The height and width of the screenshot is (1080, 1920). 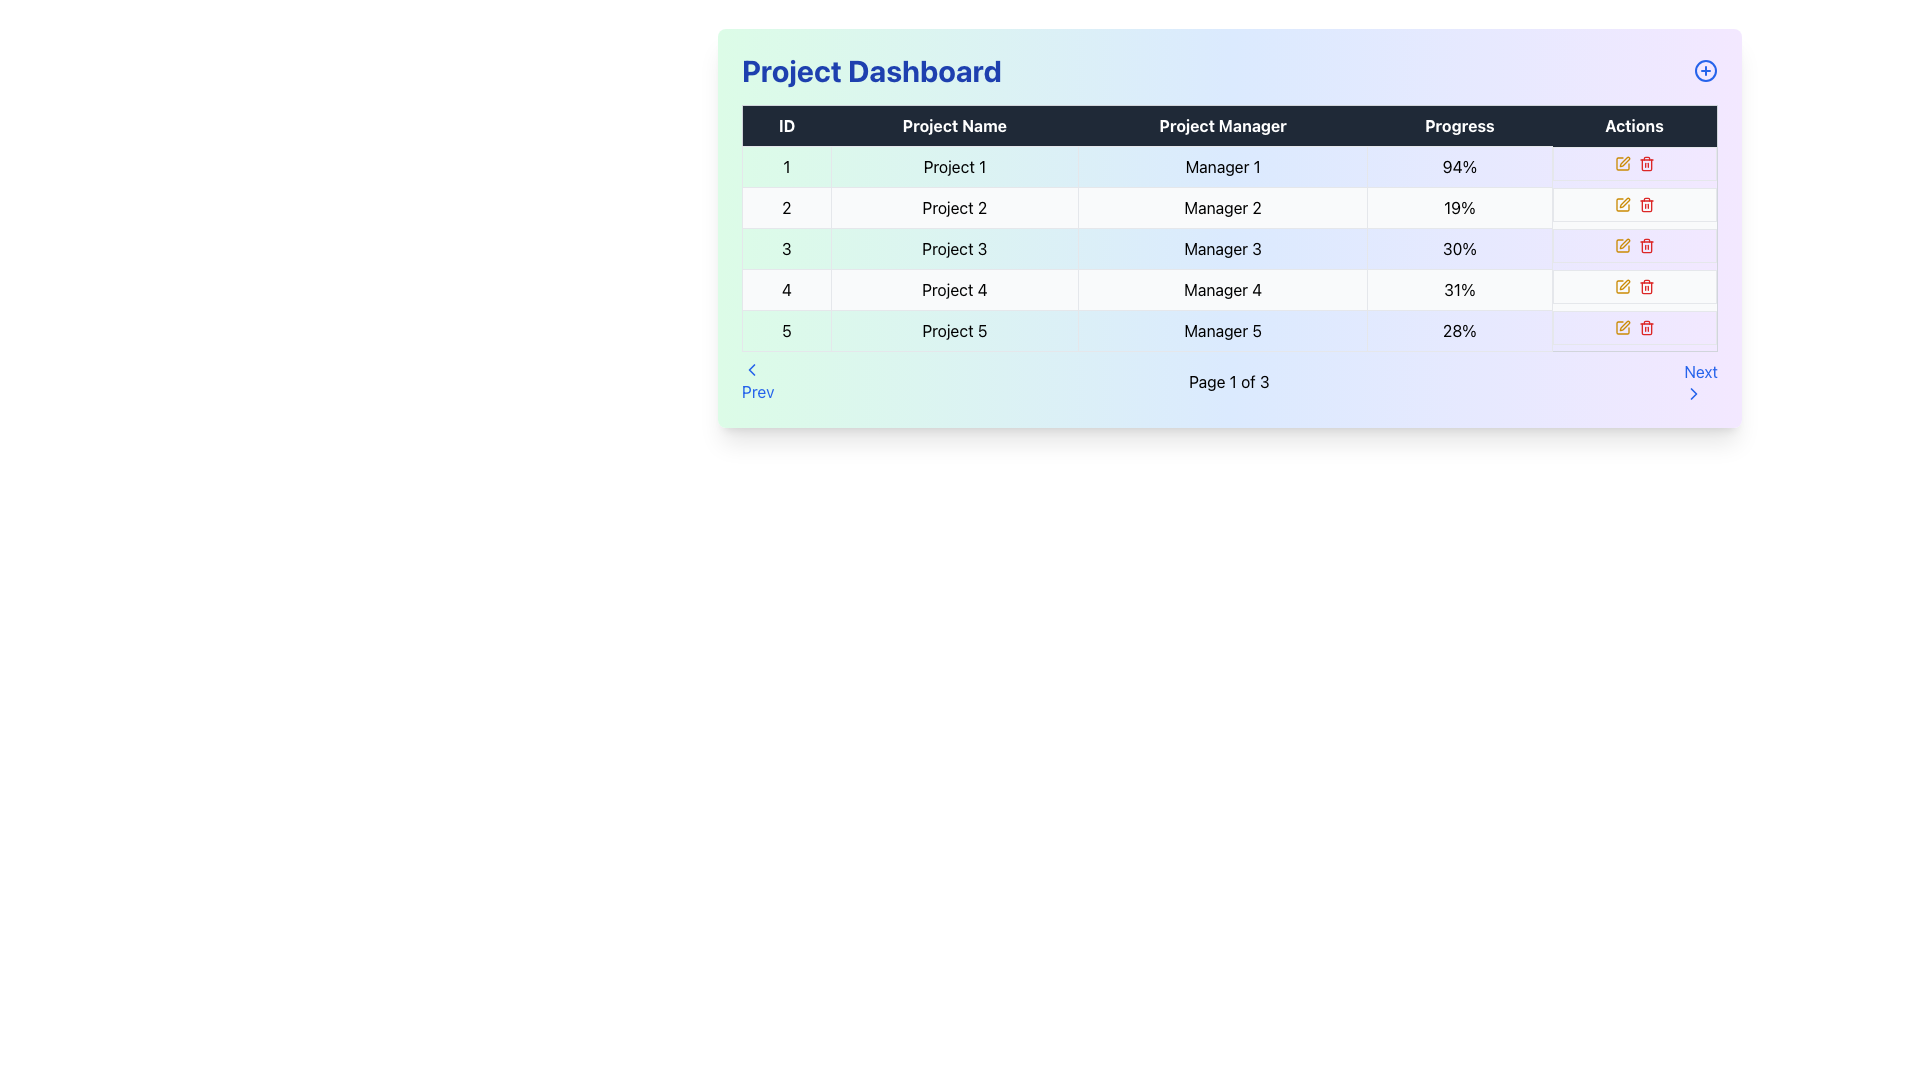 I want to click on the leftward-pointing chevron icon, which is part of the 'Prev' navigation button located at the bottom-left corner of the table interface, so click(x=751, y=370).